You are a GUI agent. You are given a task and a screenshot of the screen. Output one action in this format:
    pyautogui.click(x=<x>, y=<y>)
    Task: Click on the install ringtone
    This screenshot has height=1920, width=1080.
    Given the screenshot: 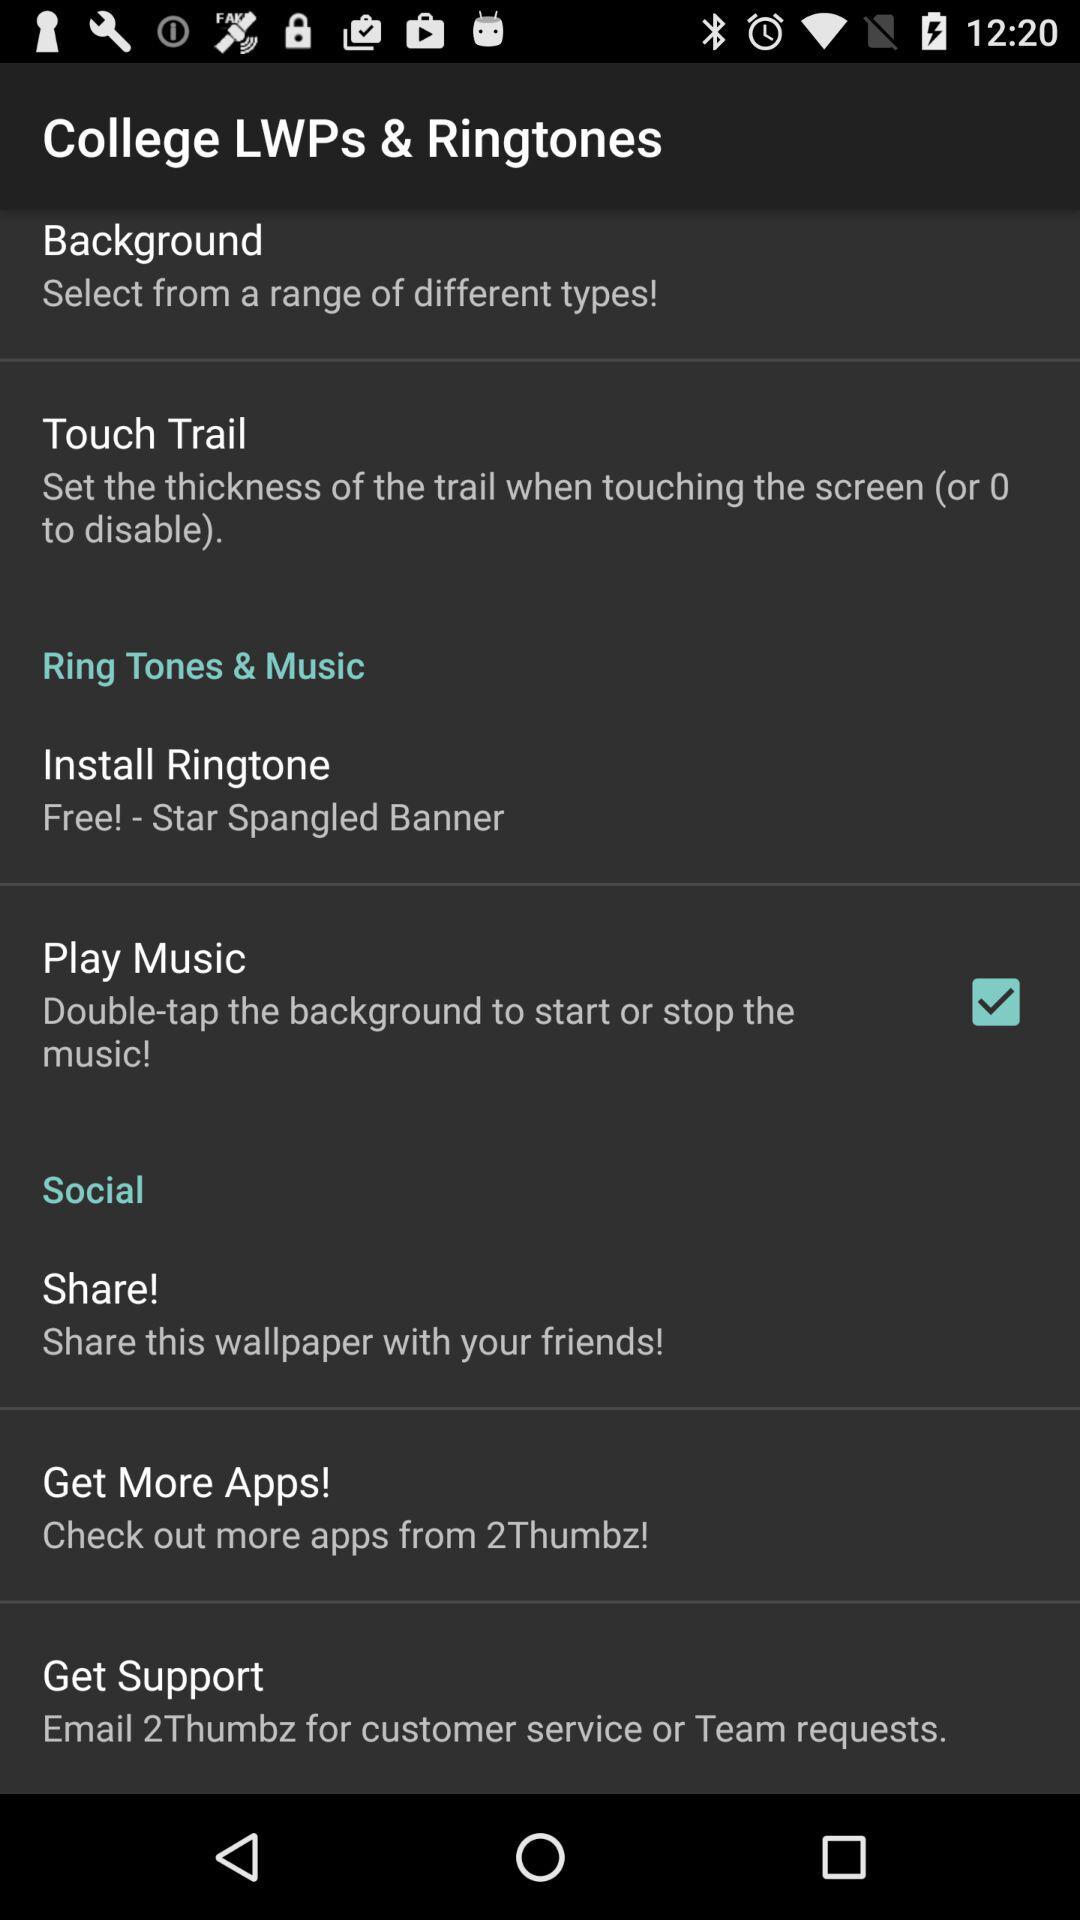 What is the action you would take?
    pyautogui.click(x=186, y=761)
    